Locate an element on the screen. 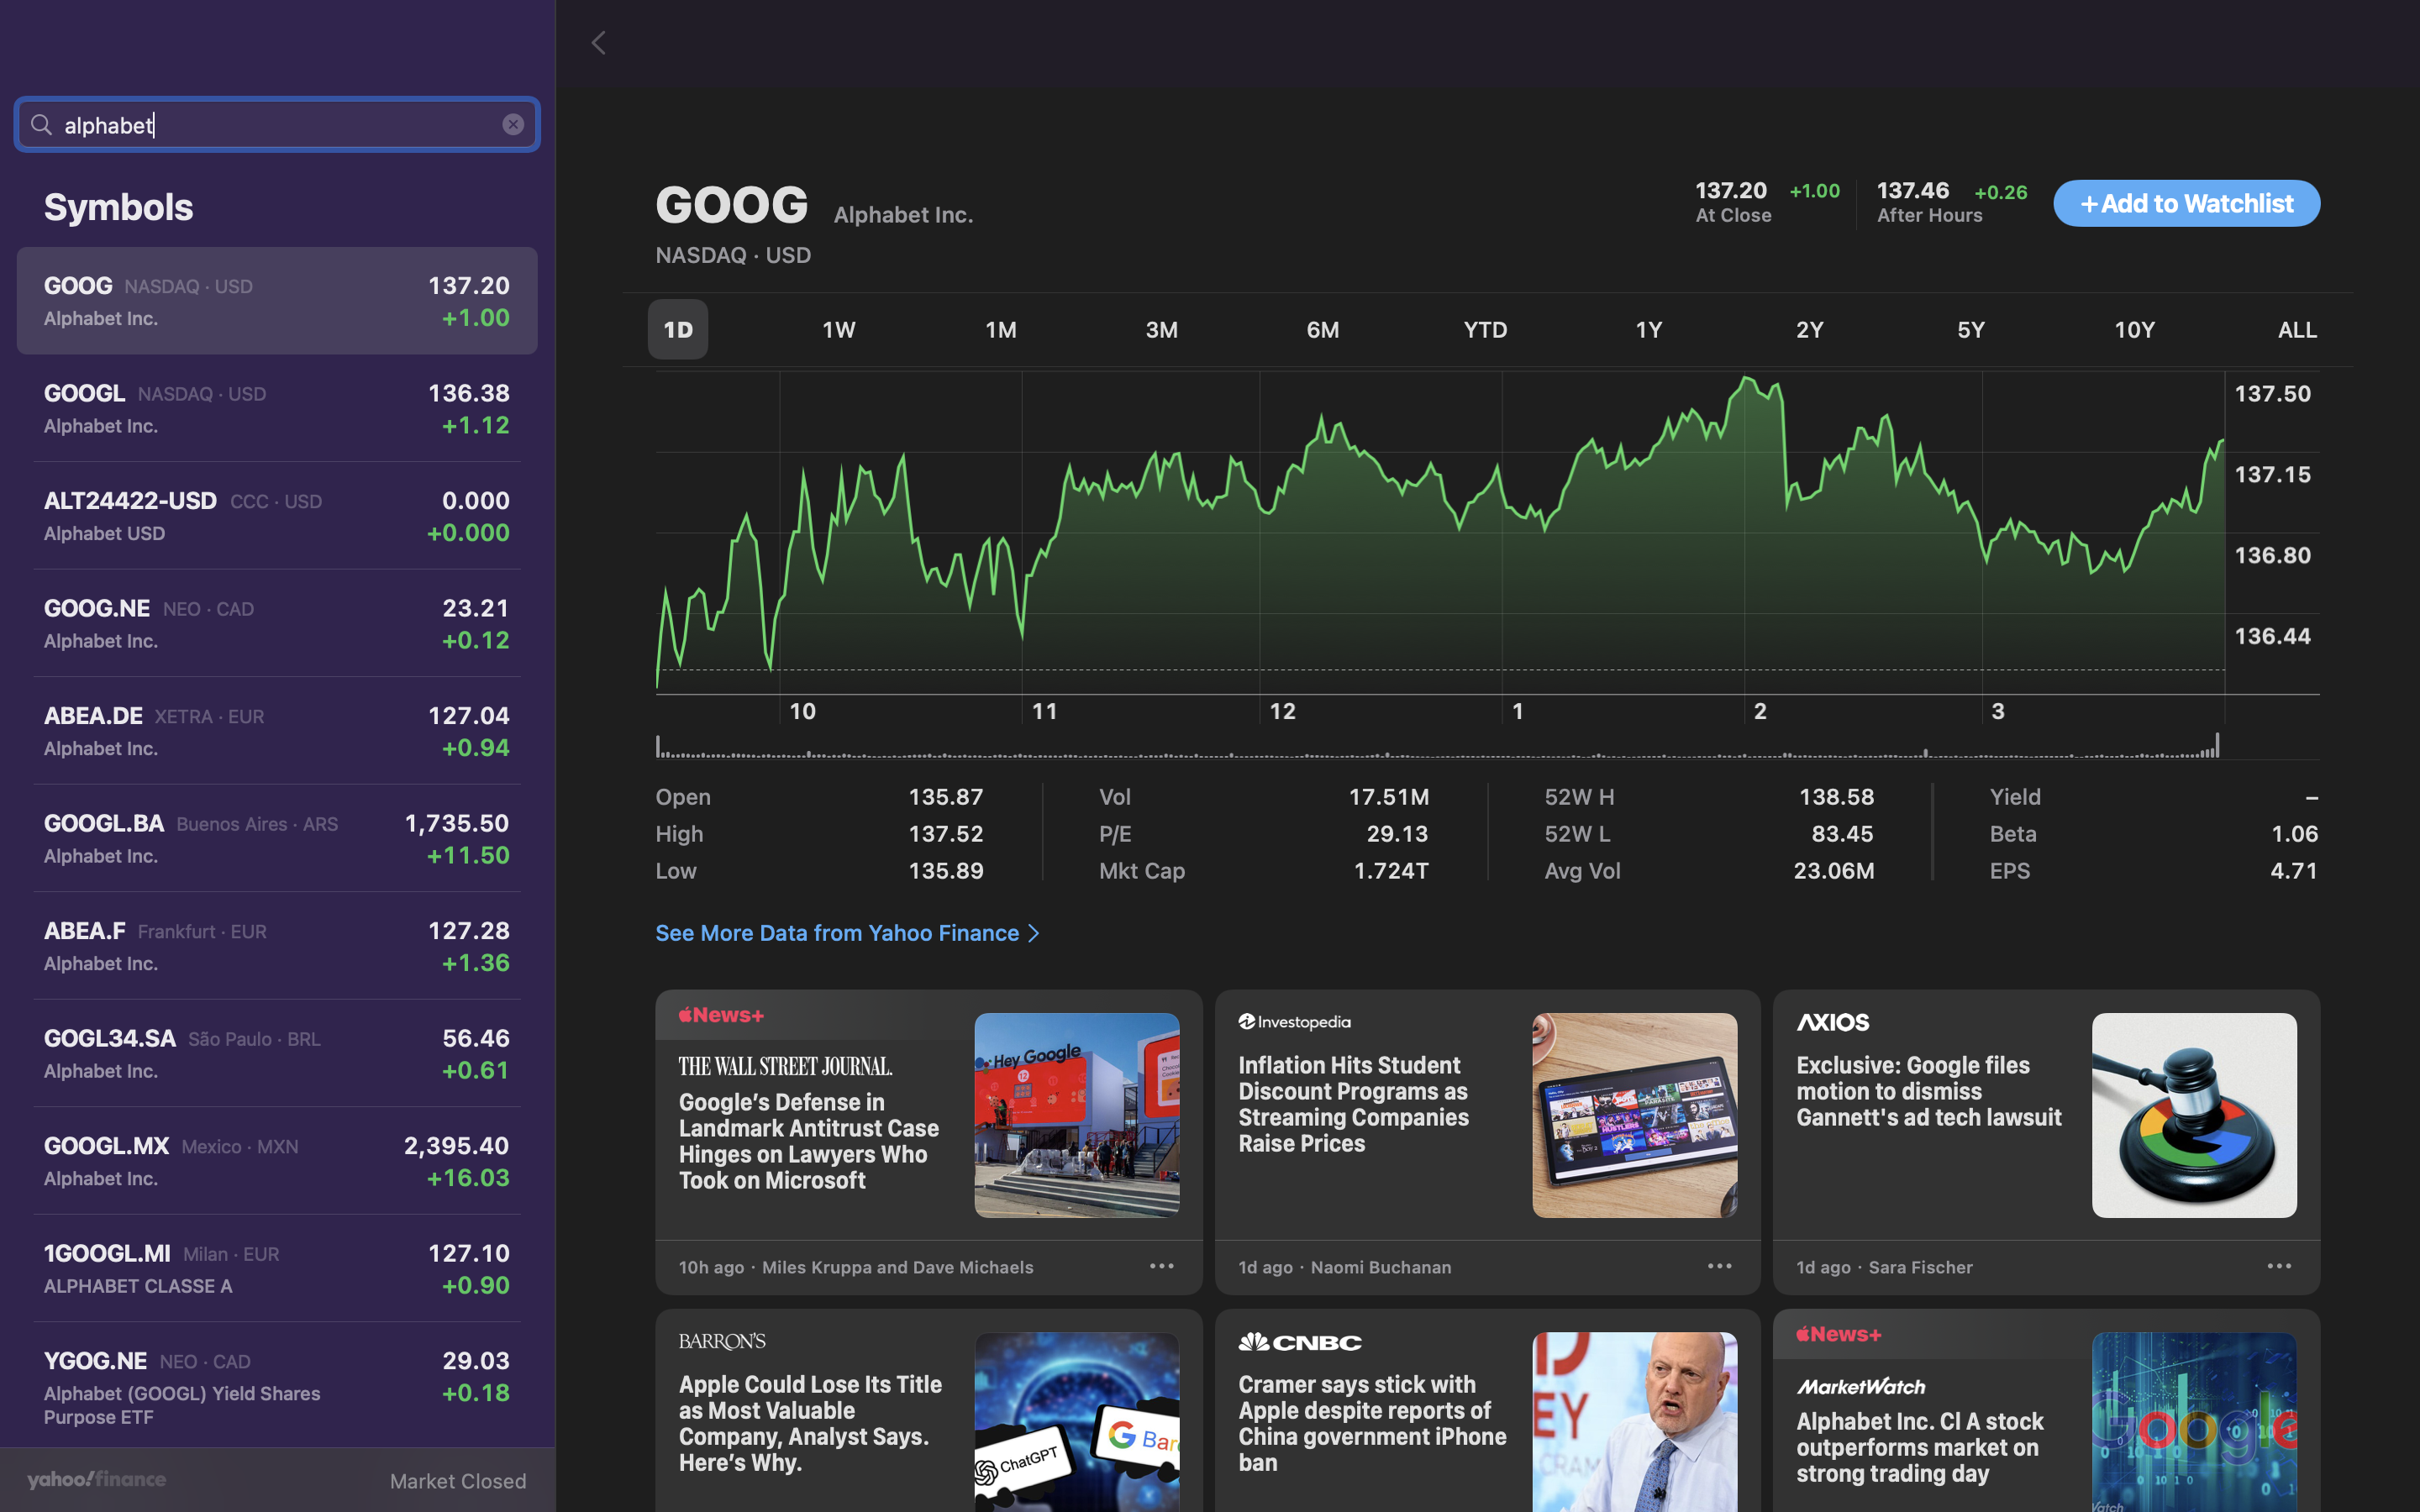  Assign the stock to the watchlist is located at coordinates (2186, 204).